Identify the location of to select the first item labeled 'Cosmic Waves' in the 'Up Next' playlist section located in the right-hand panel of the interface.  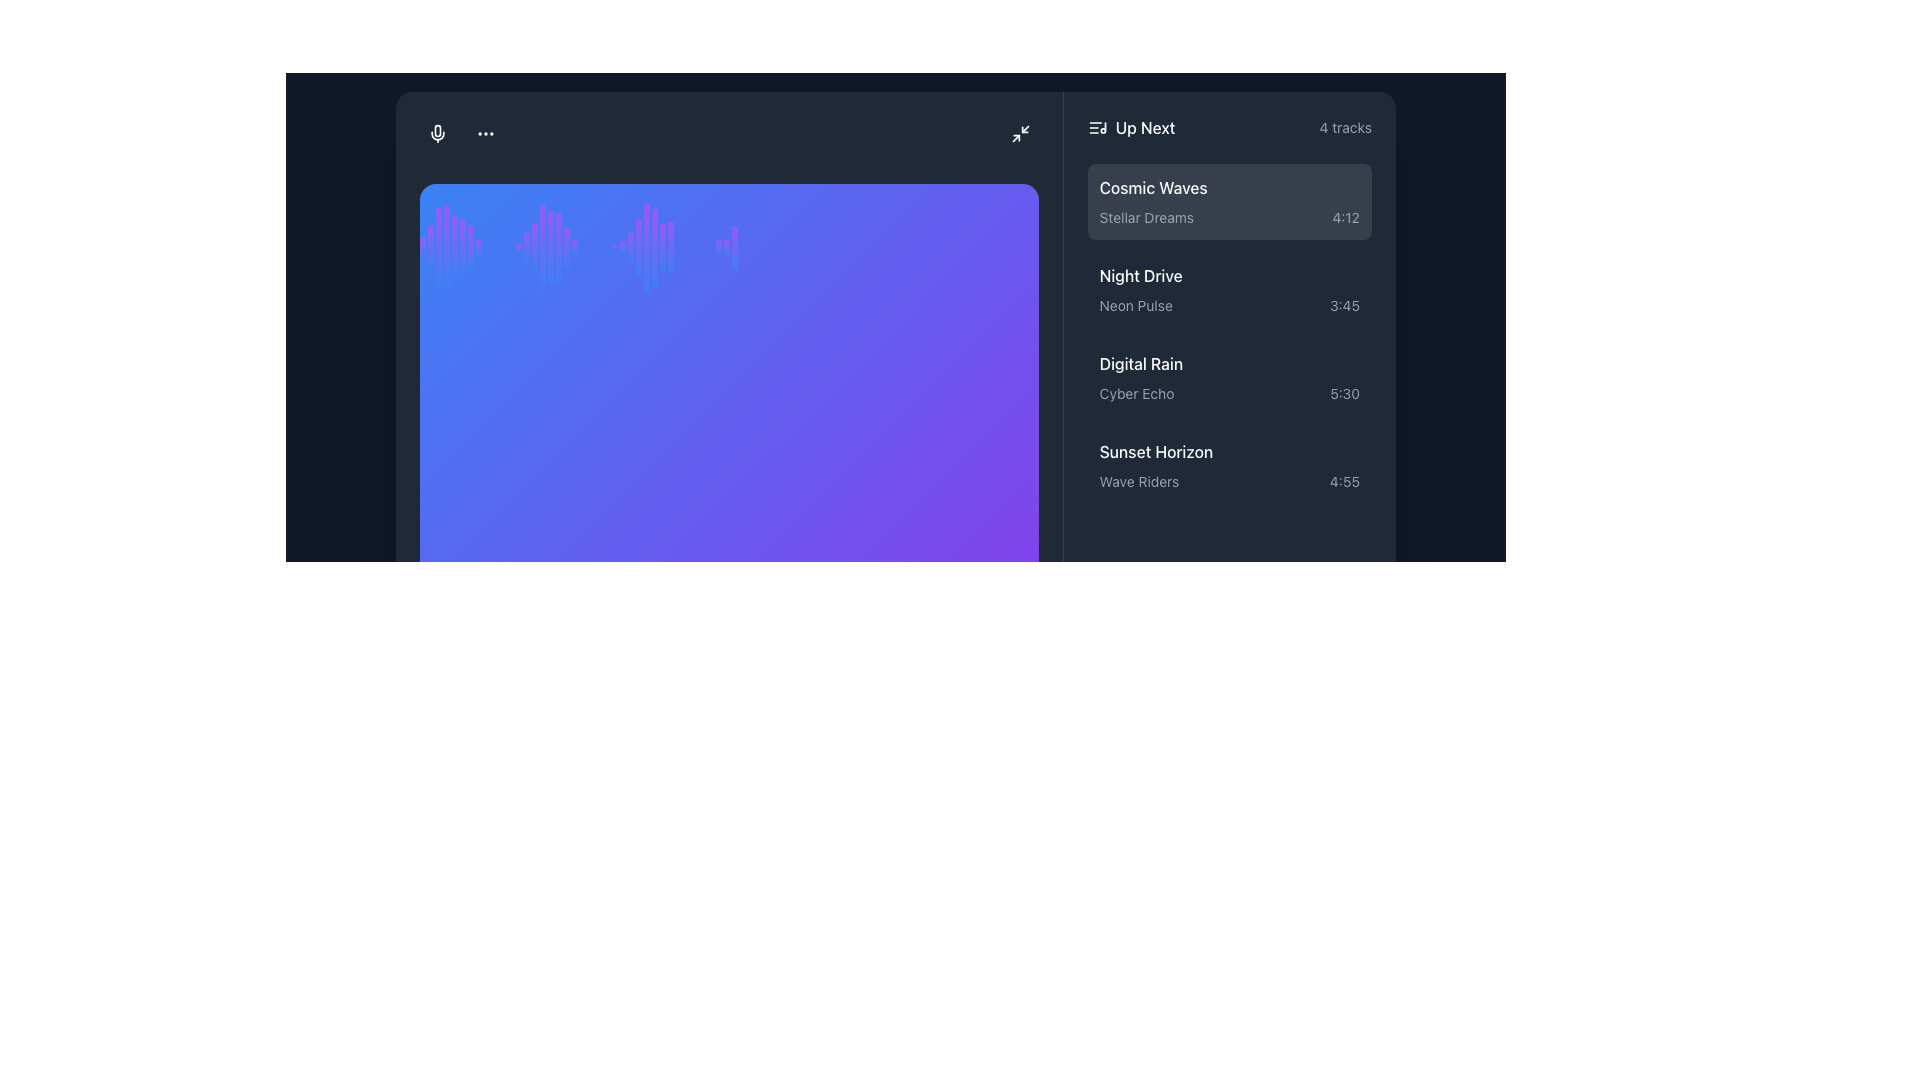
(1228, 201).